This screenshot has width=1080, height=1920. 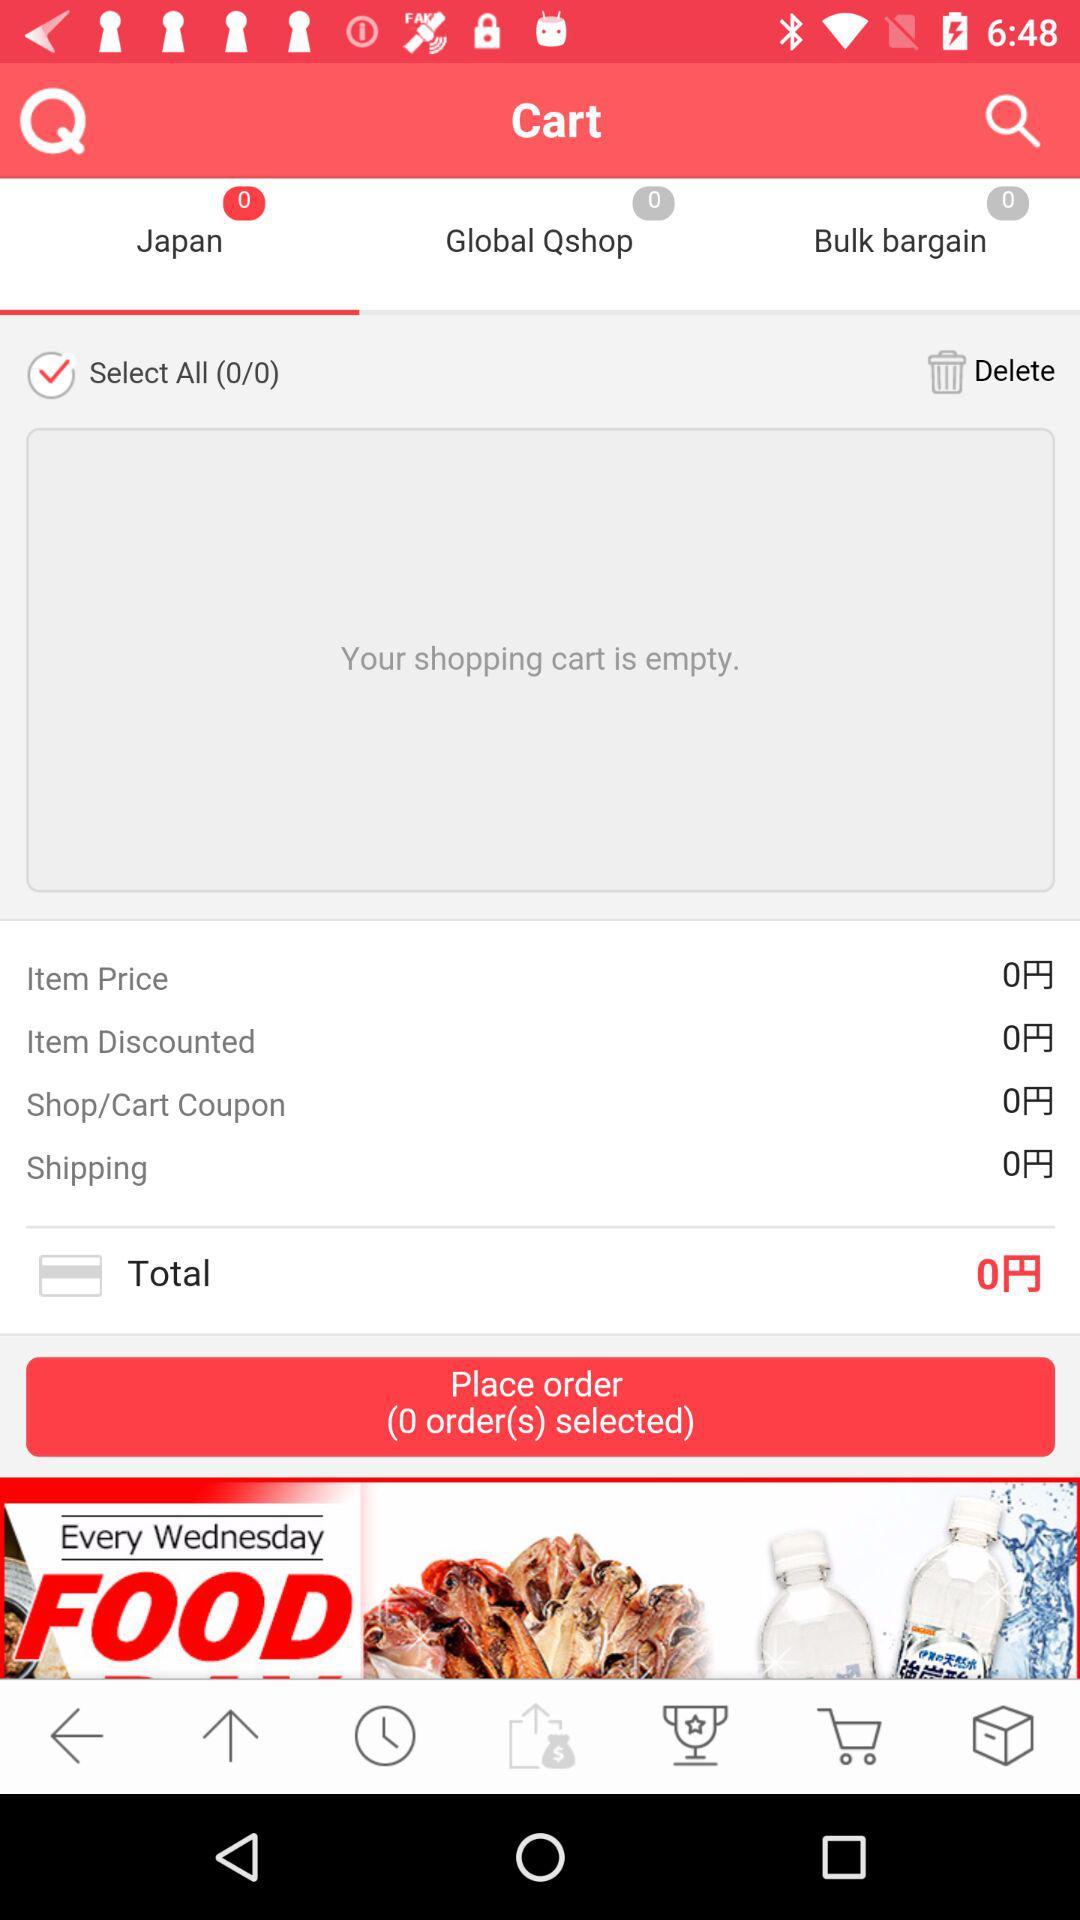 What do you see at coordinates (848, 1734) in the screenshot?
I see `shopping cart` at bounding box center [848, 1734].